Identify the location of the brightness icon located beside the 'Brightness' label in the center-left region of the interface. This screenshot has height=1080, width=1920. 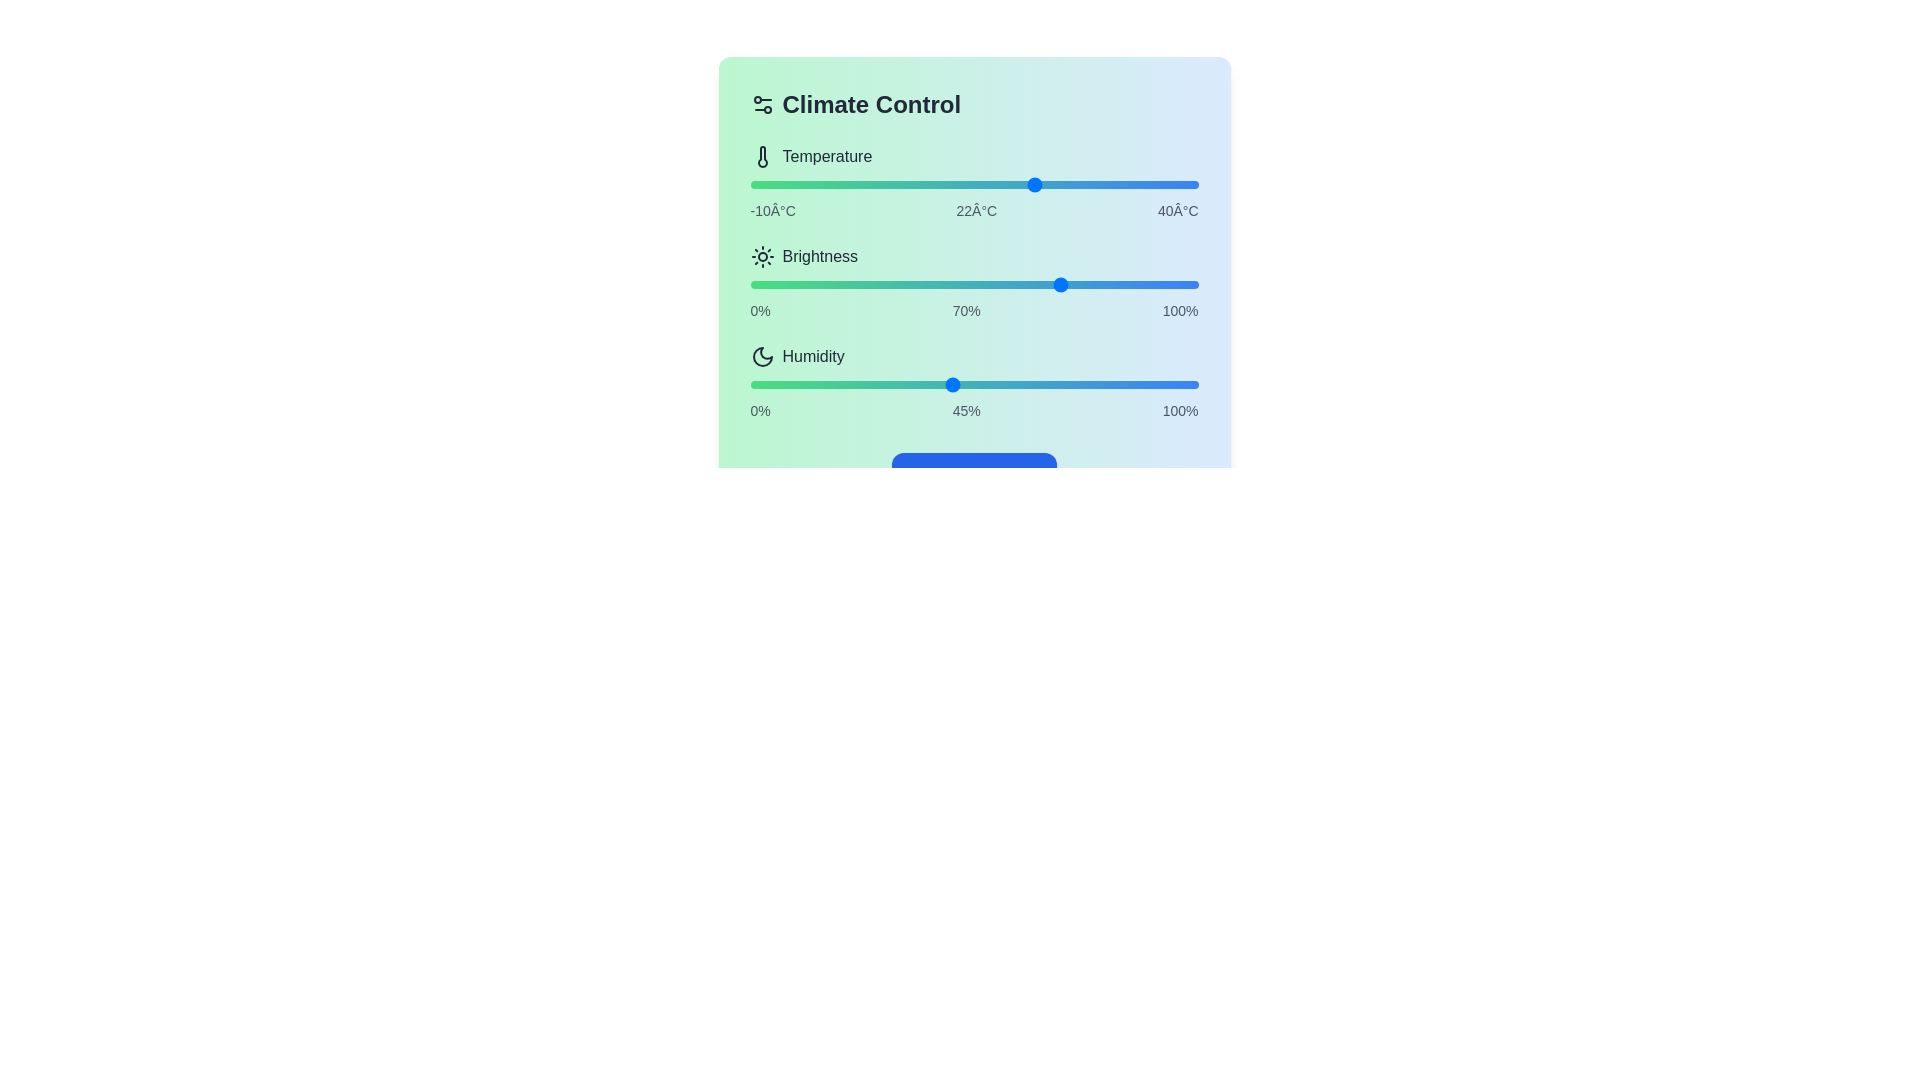
(761, 256).